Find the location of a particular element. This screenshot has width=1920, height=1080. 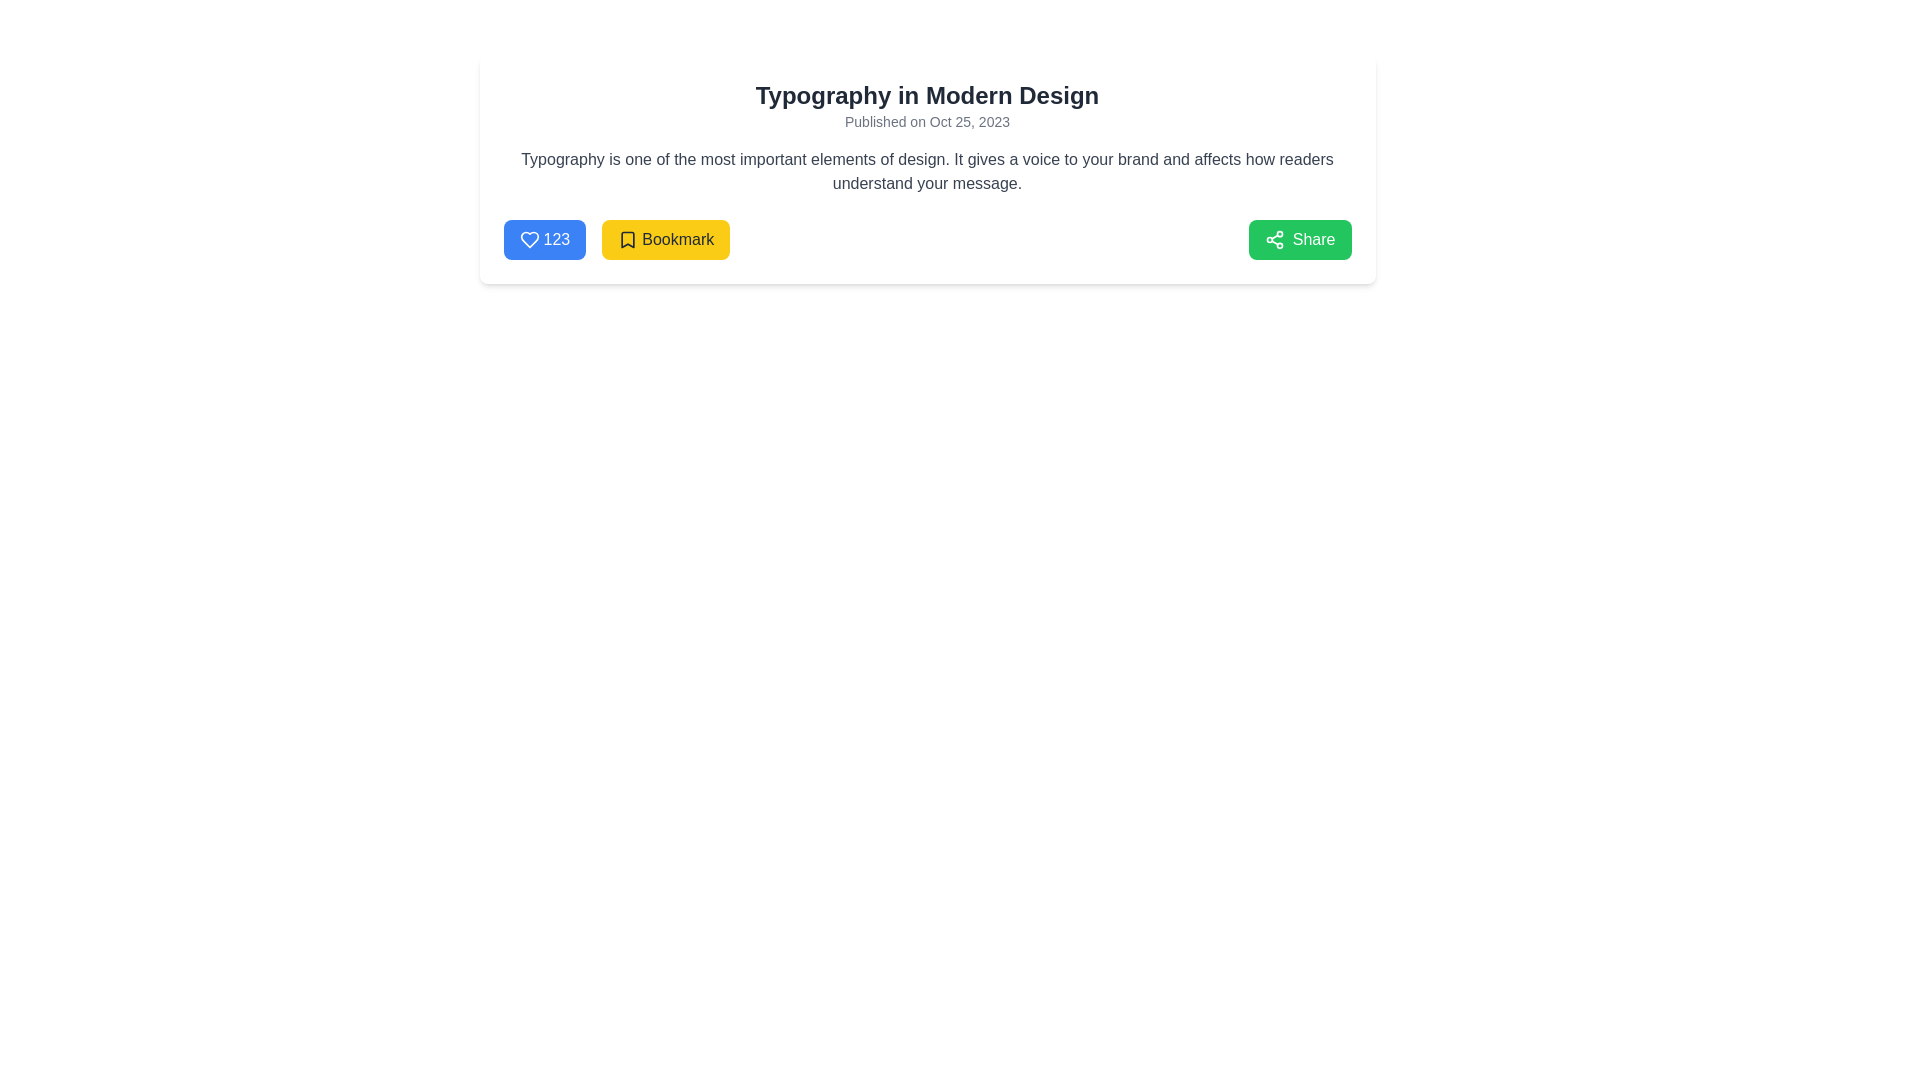

the stylized bookmark icon located on the left side of the 'Bookmark' button to possibly view a tooltip is located at coordinates (627, 238).